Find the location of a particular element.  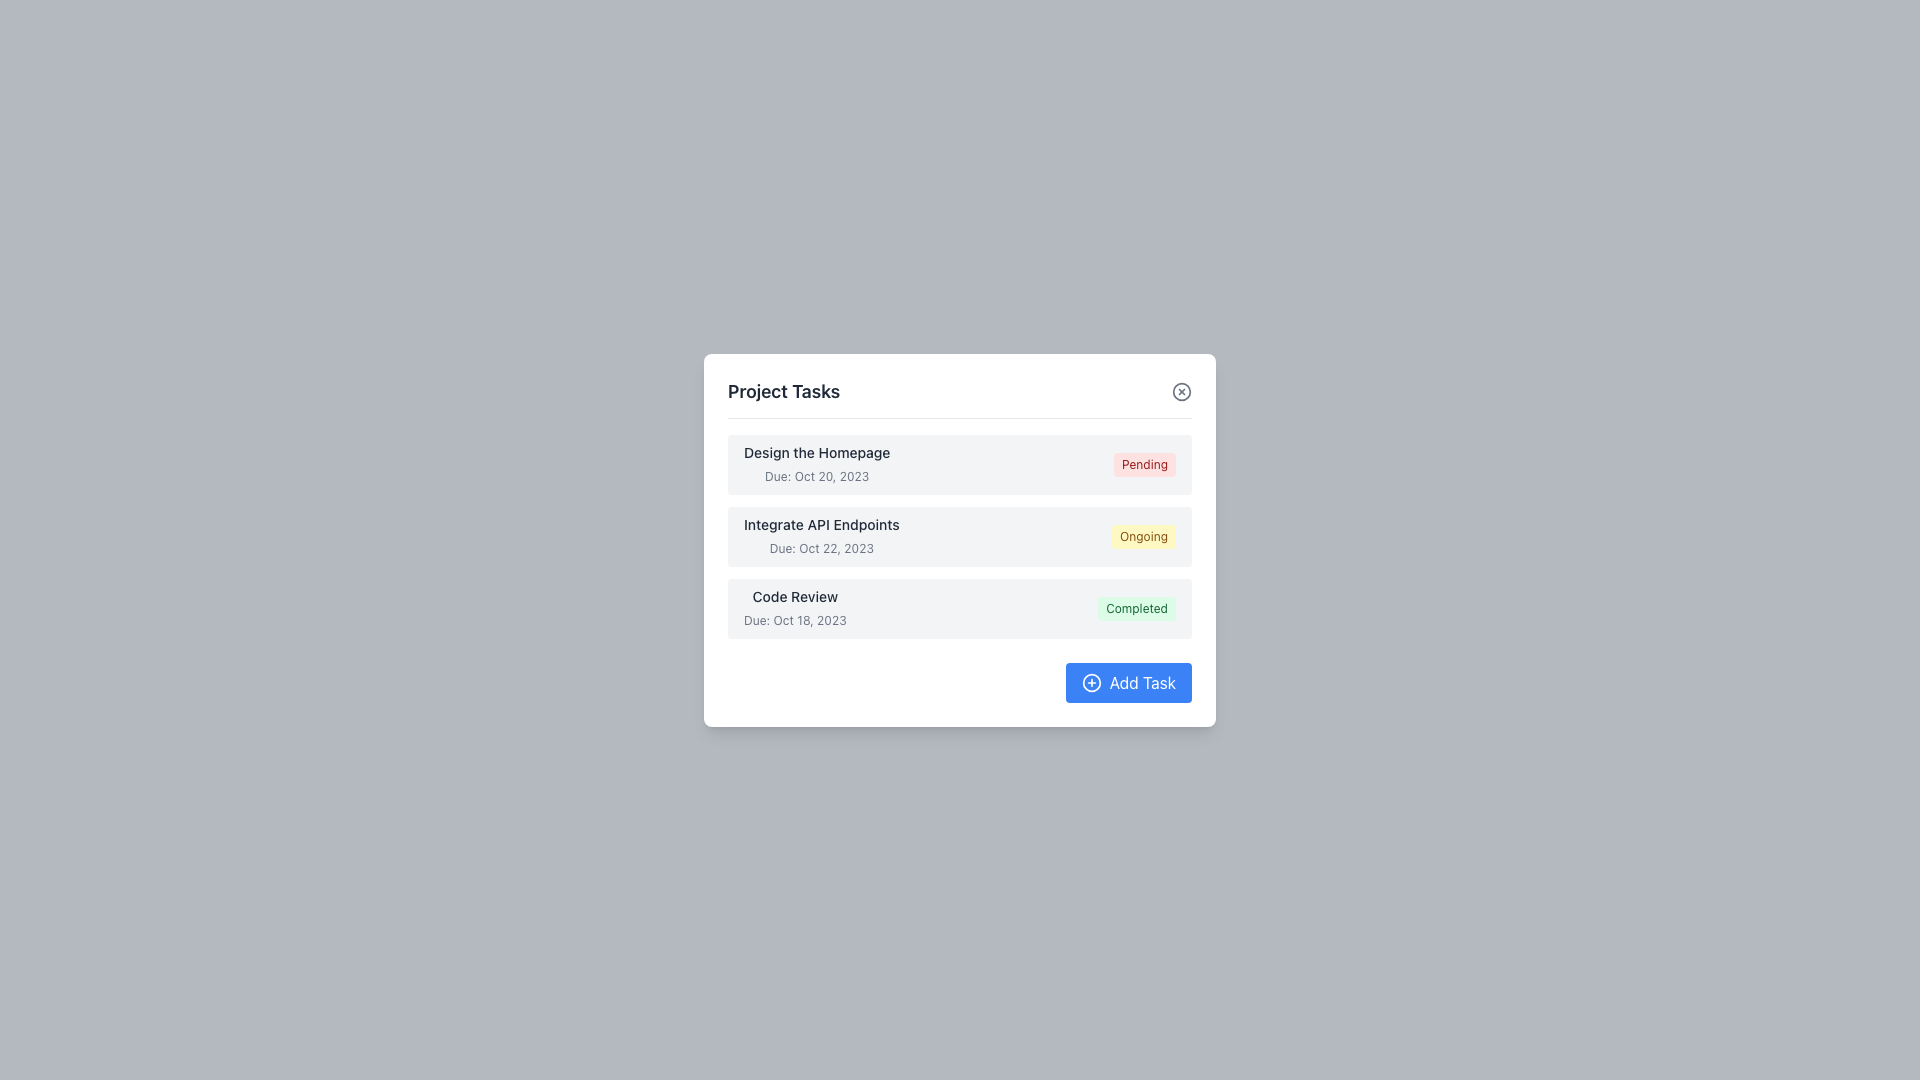

text from the Text Label indicating the due date for the task in the second row of the task list titled 'Integrate API Endpoints' is located at coordinates (821, 547).